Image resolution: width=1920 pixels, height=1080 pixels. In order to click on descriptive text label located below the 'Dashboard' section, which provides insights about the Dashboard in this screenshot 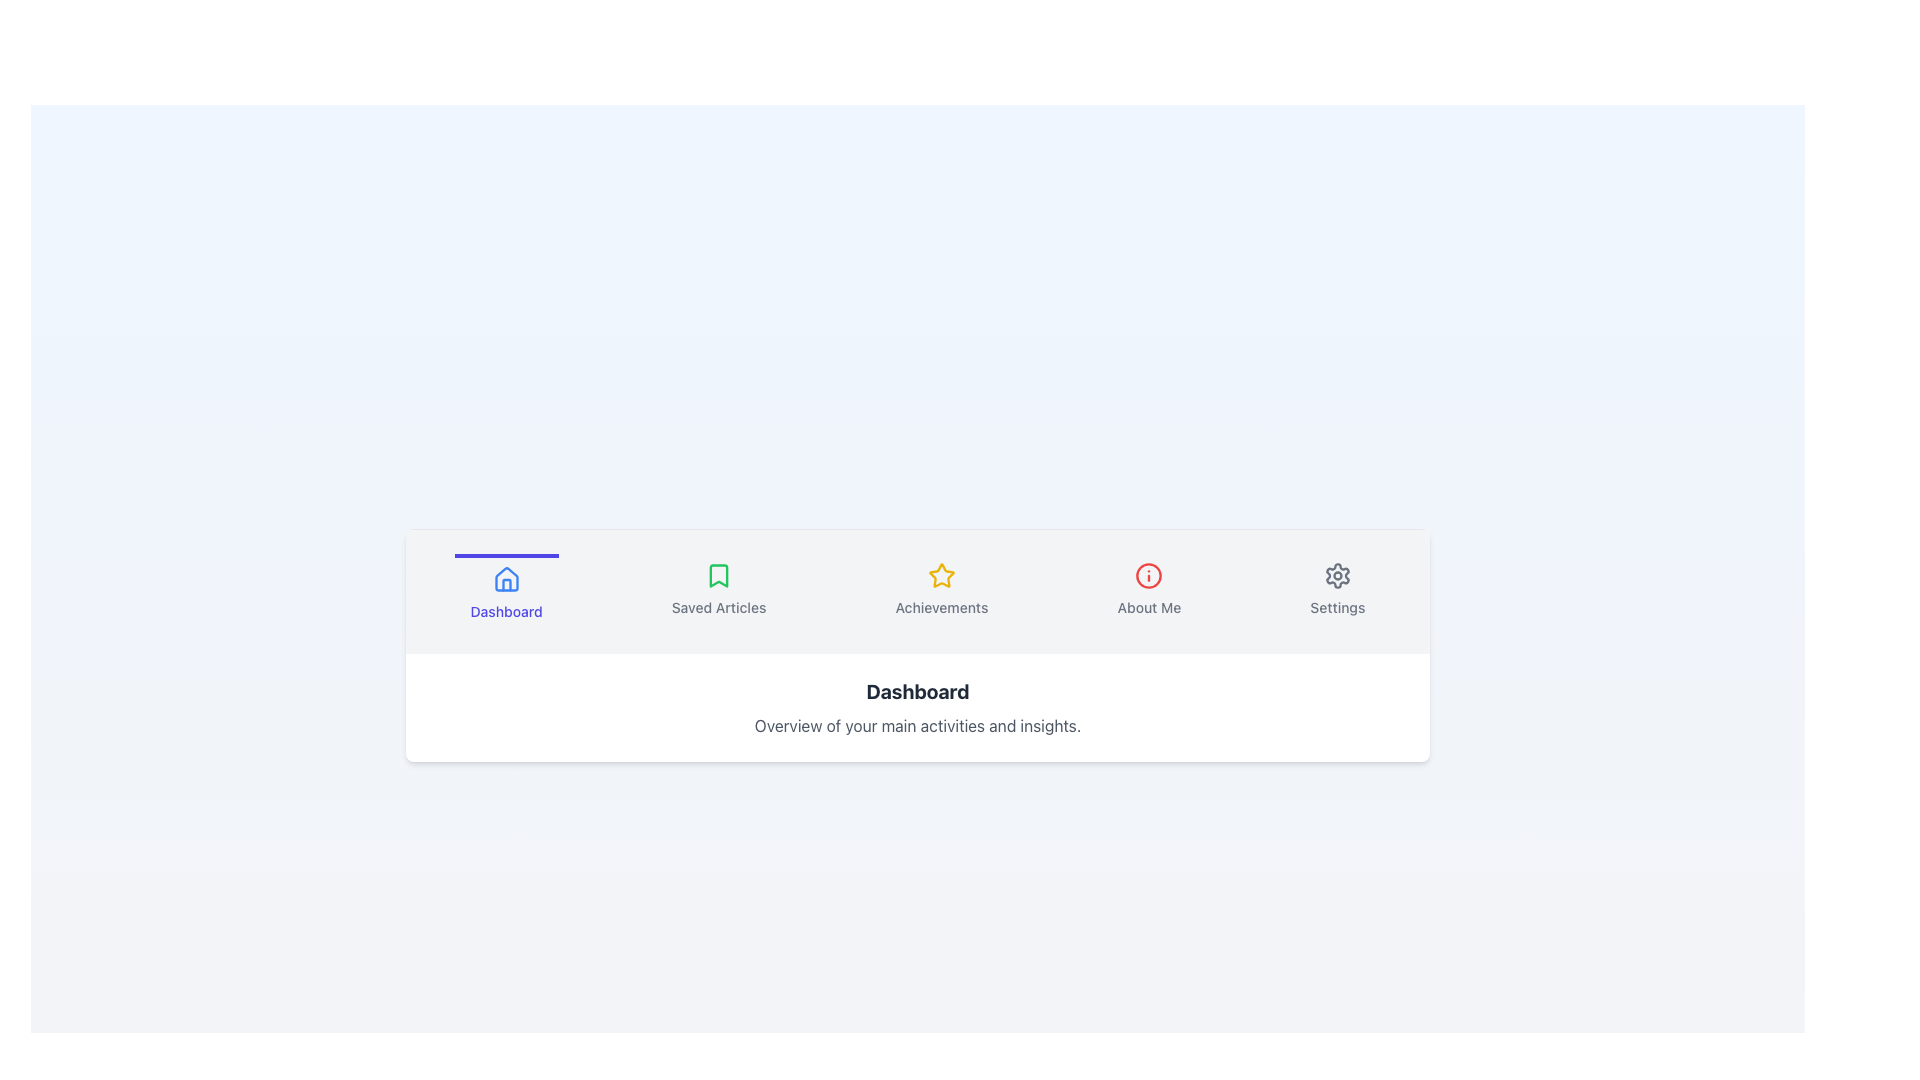, I will do `click(916, 725)`.